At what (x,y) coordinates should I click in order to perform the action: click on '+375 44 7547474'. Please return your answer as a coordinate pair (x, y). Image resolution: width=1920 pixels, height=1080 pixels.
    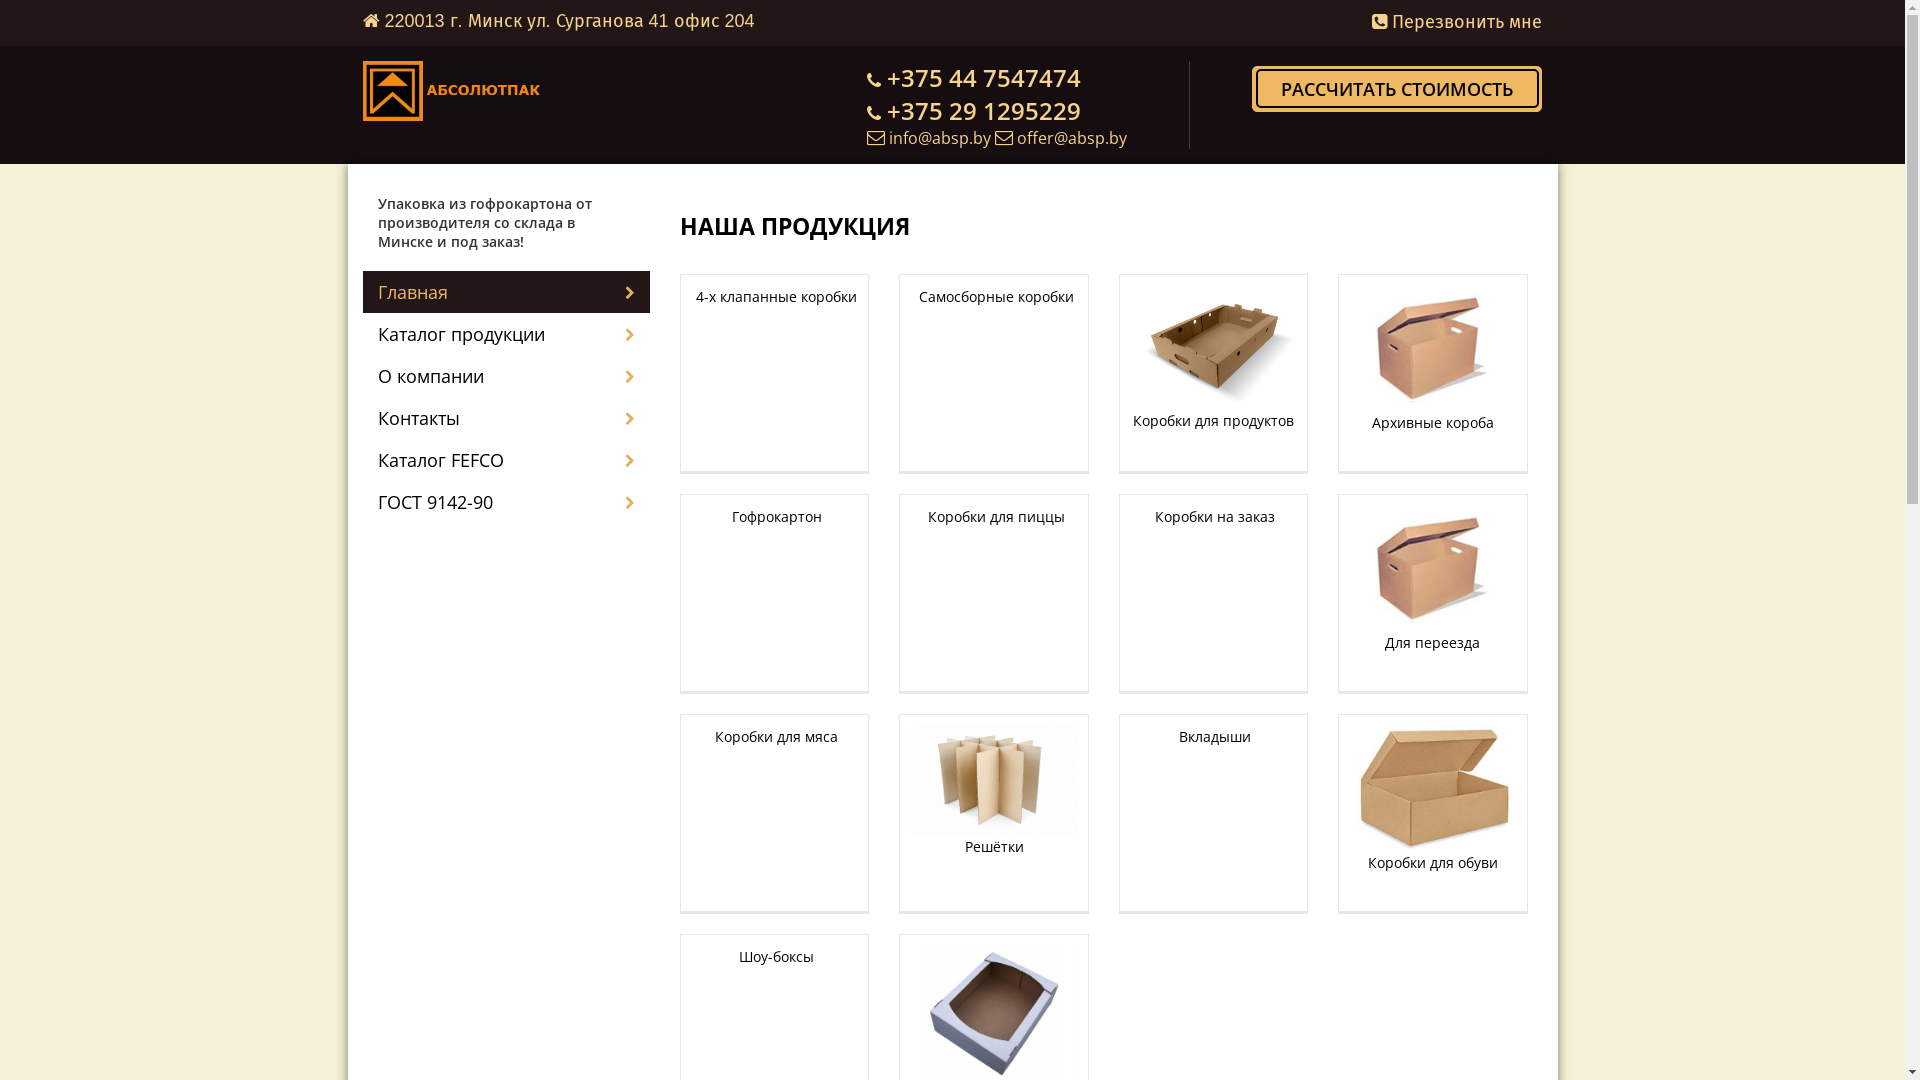
    Looking at the image, I should click on (886, 76).